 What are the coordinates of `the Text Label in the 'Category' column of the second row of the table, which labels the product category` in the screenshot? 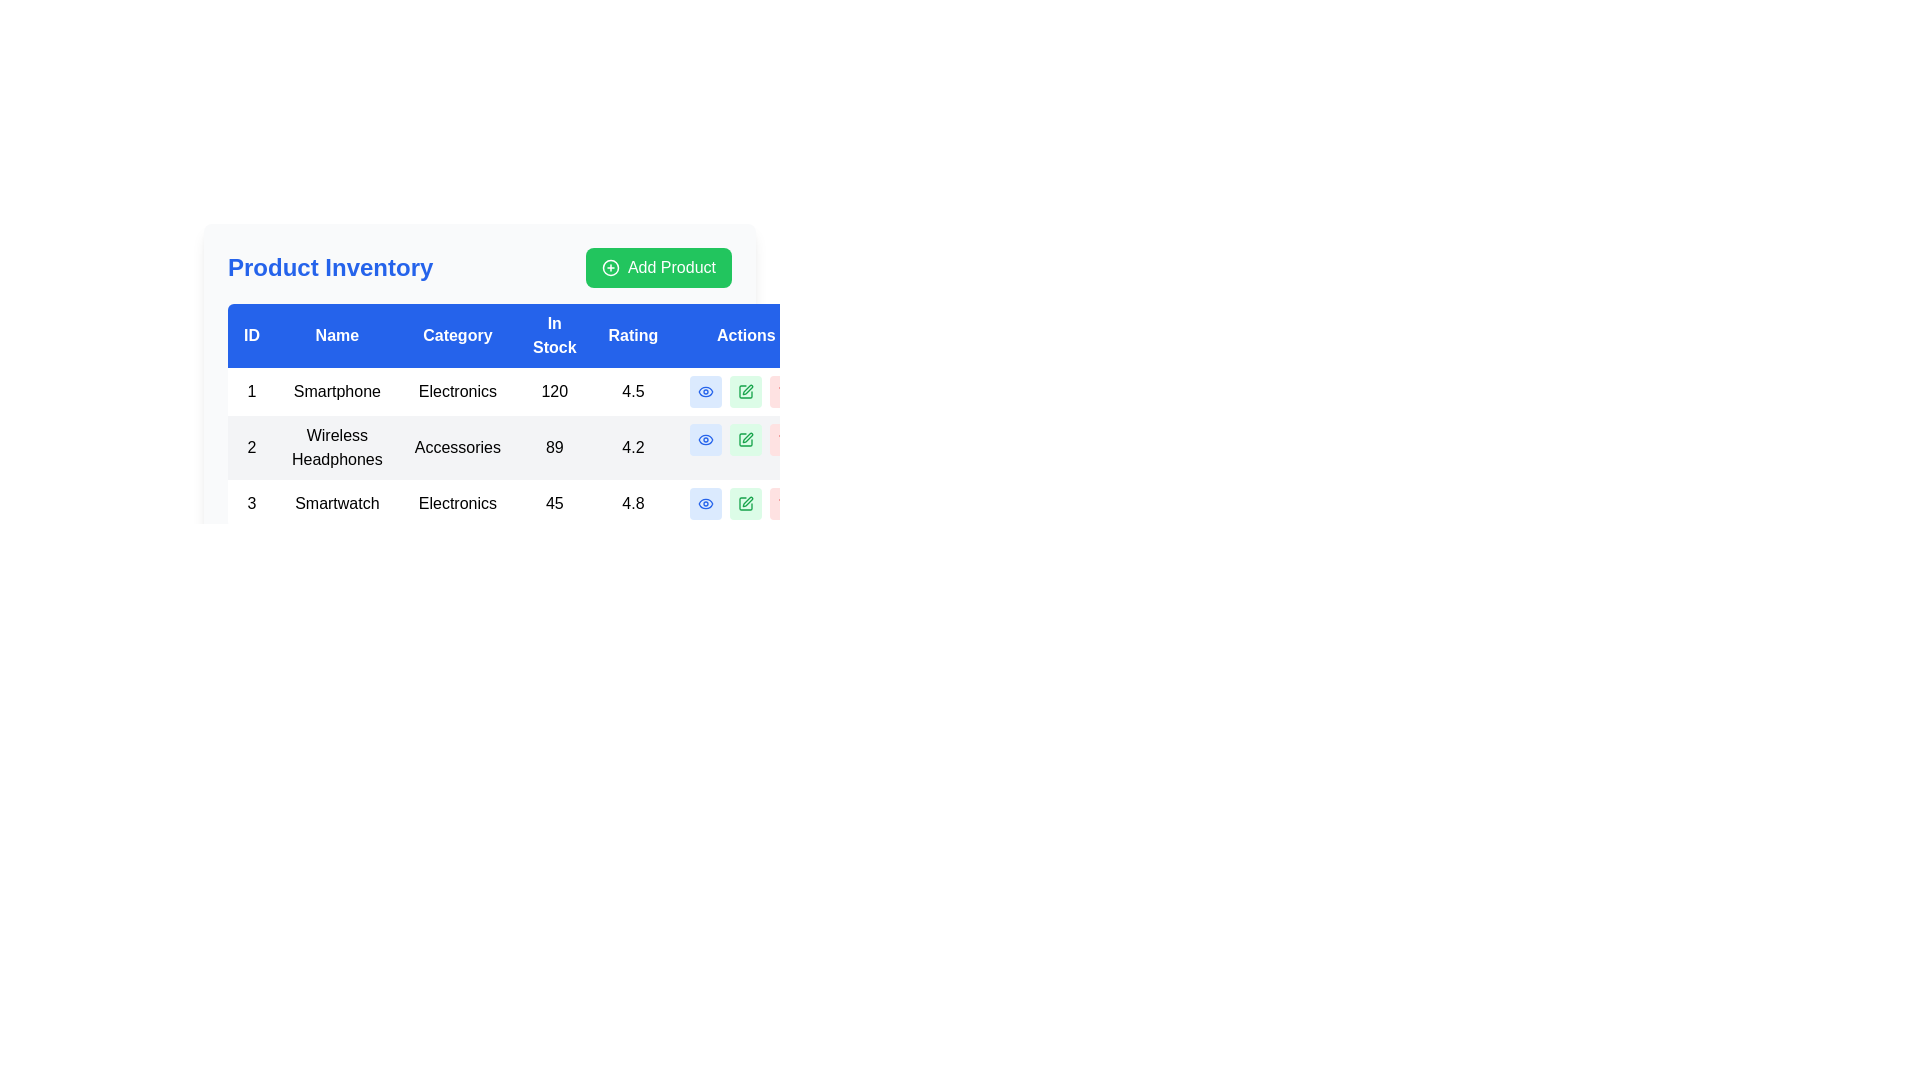 It's located at (456, 446).